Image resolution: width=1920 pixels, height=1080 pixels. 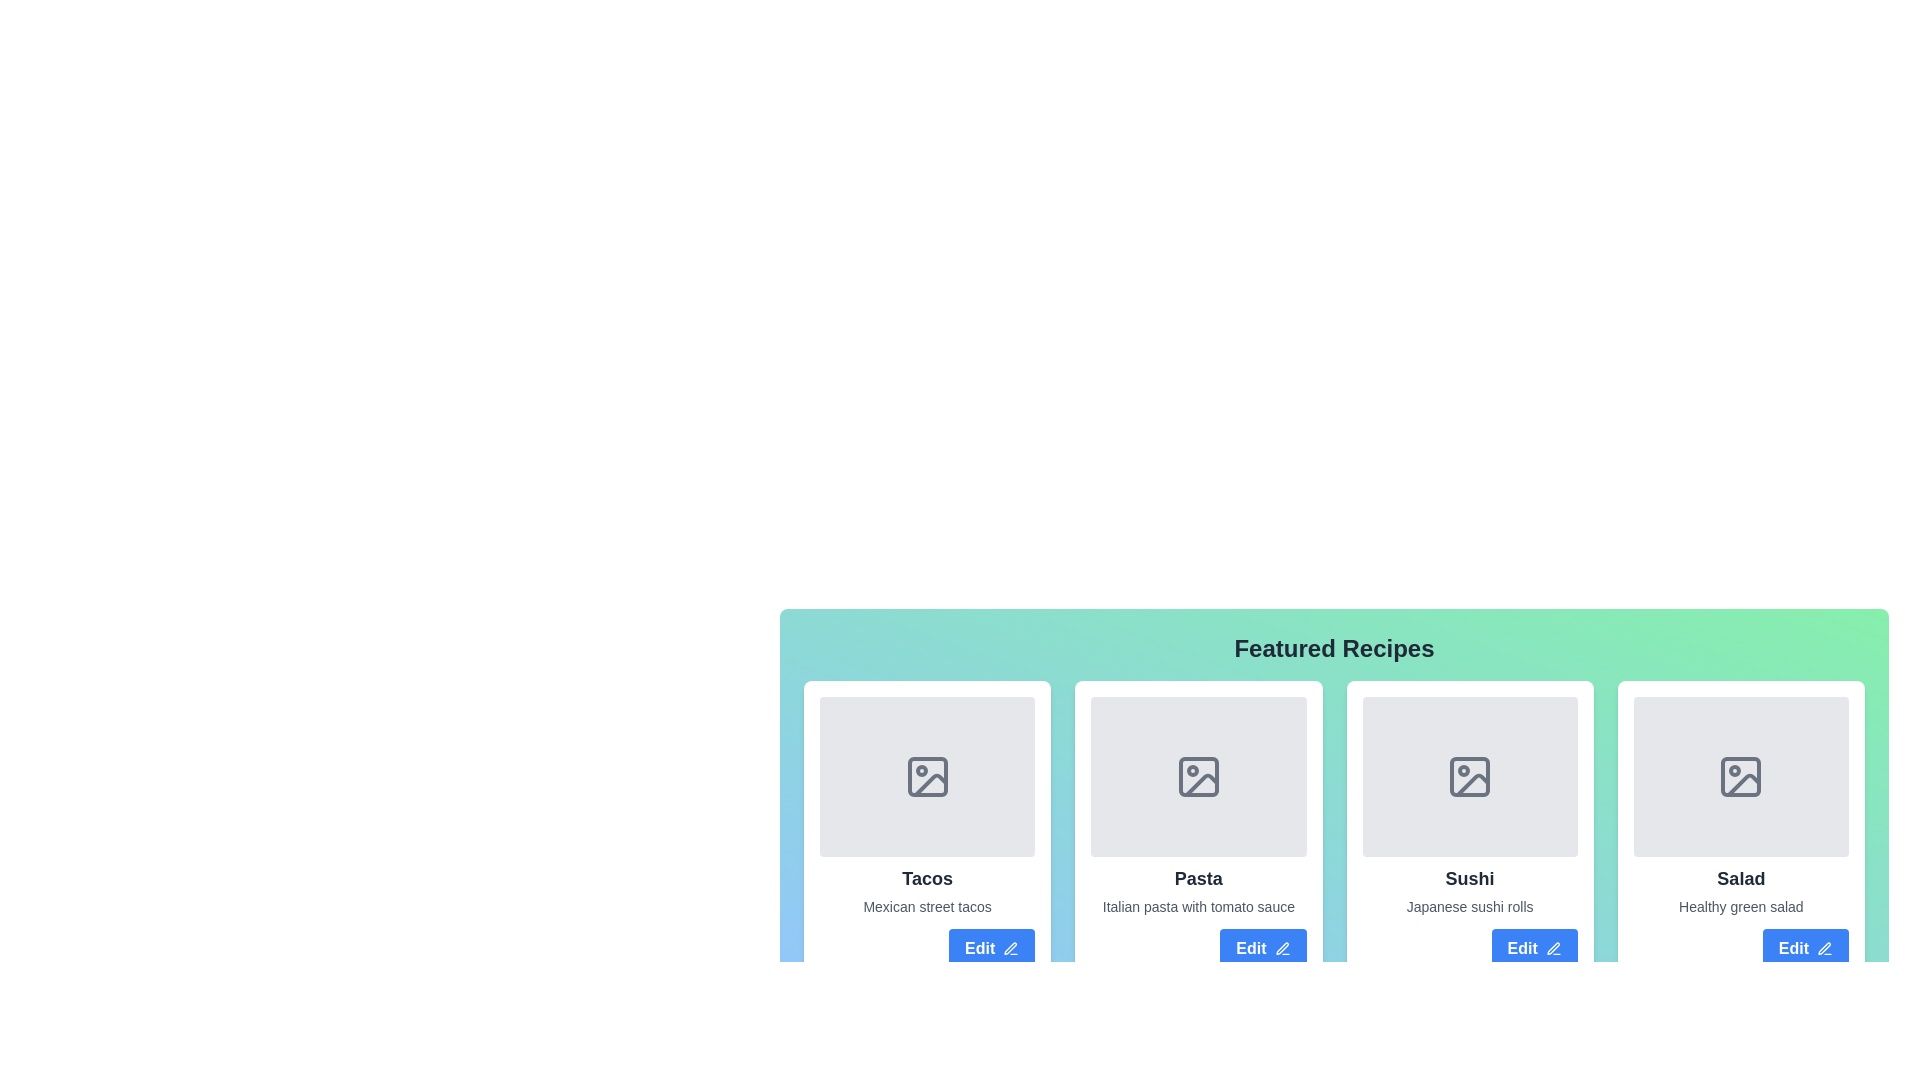 I want to click on the SVG icon located in the first card under the title 'Tacos' in the Featured Recipes section, centered inside the gray rectangle, so click(x=926, y=775).